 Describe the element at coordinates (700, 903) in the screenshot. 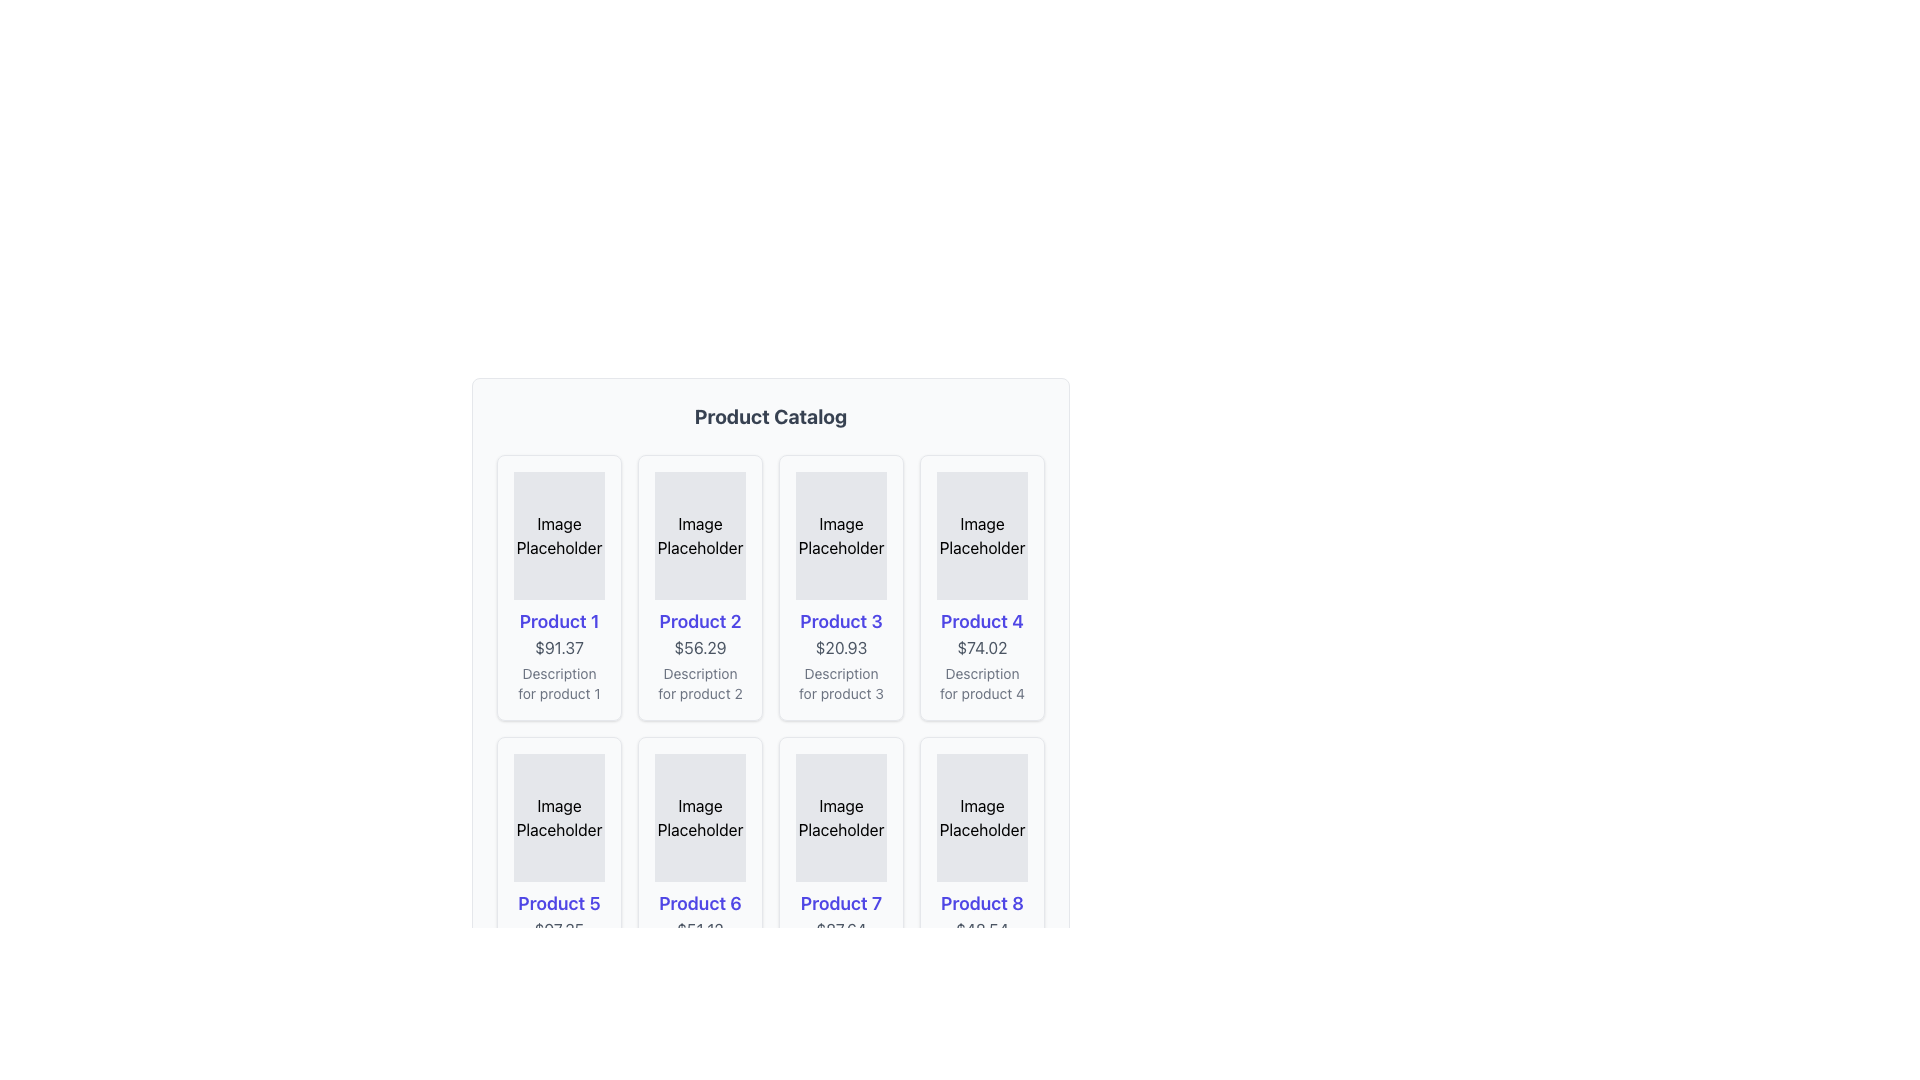

I see `the text label displaying 'Product 6' in bold indigo font, which is positioned above the price text '$51.12' and below the placeholder image in the card layout` at that location.